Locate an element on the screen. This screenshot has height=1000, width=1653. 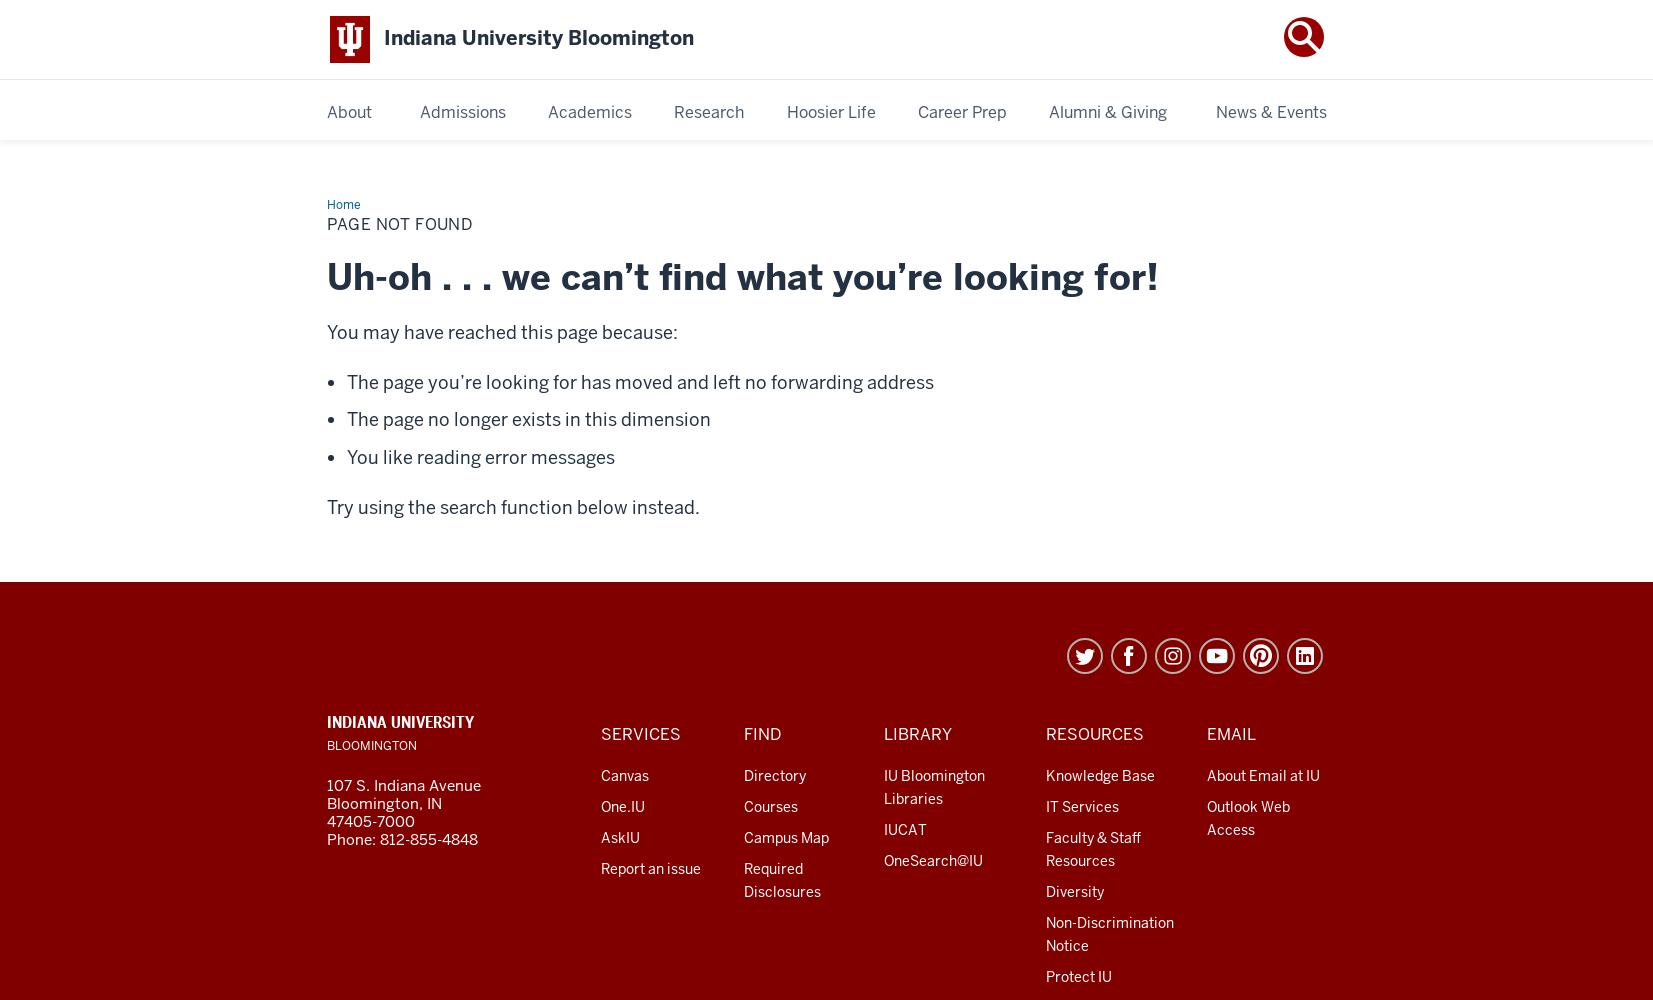
'Uh-oh . . . we can’t find what you’re looking for!' is located at coordinates (741, 276).